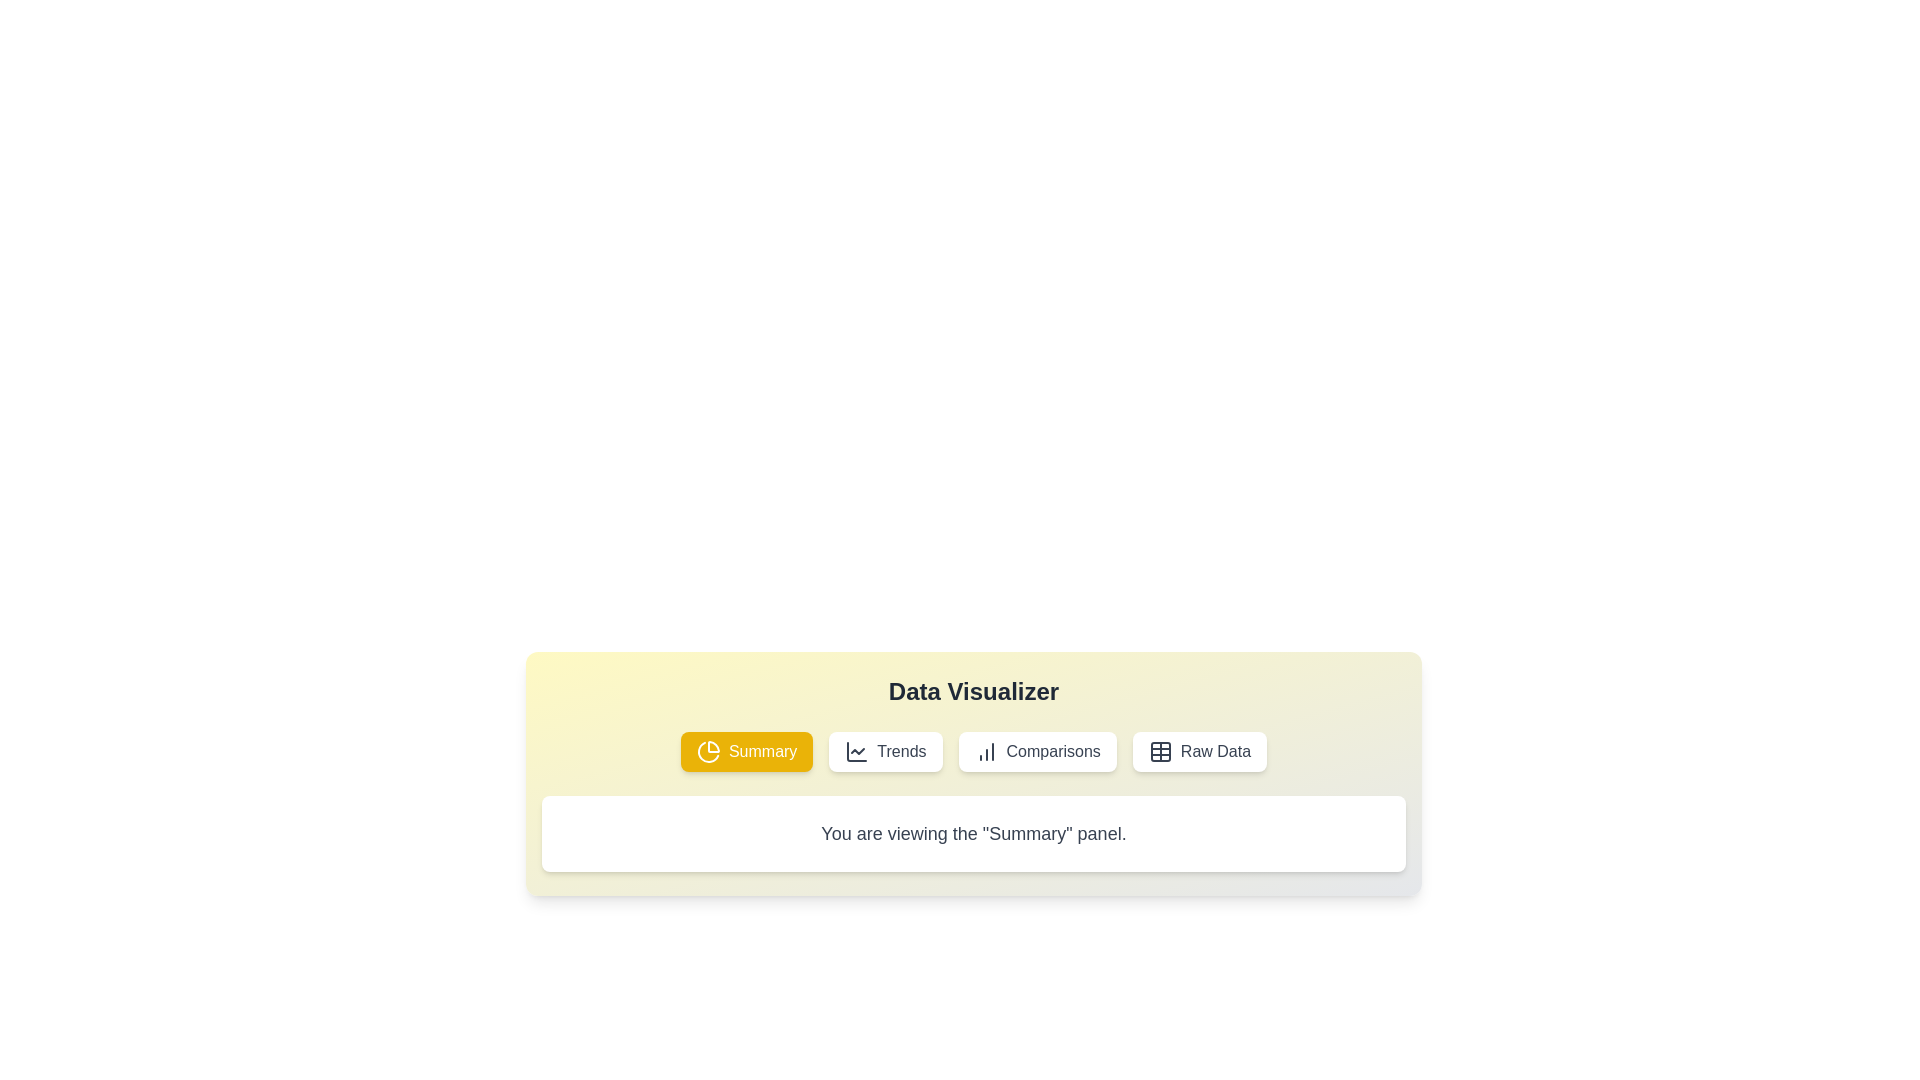  I want to click on the decorative icon for the 'Trends' button, which is located to the left of the 'Trends' text within the control panel, so click(857, 752).